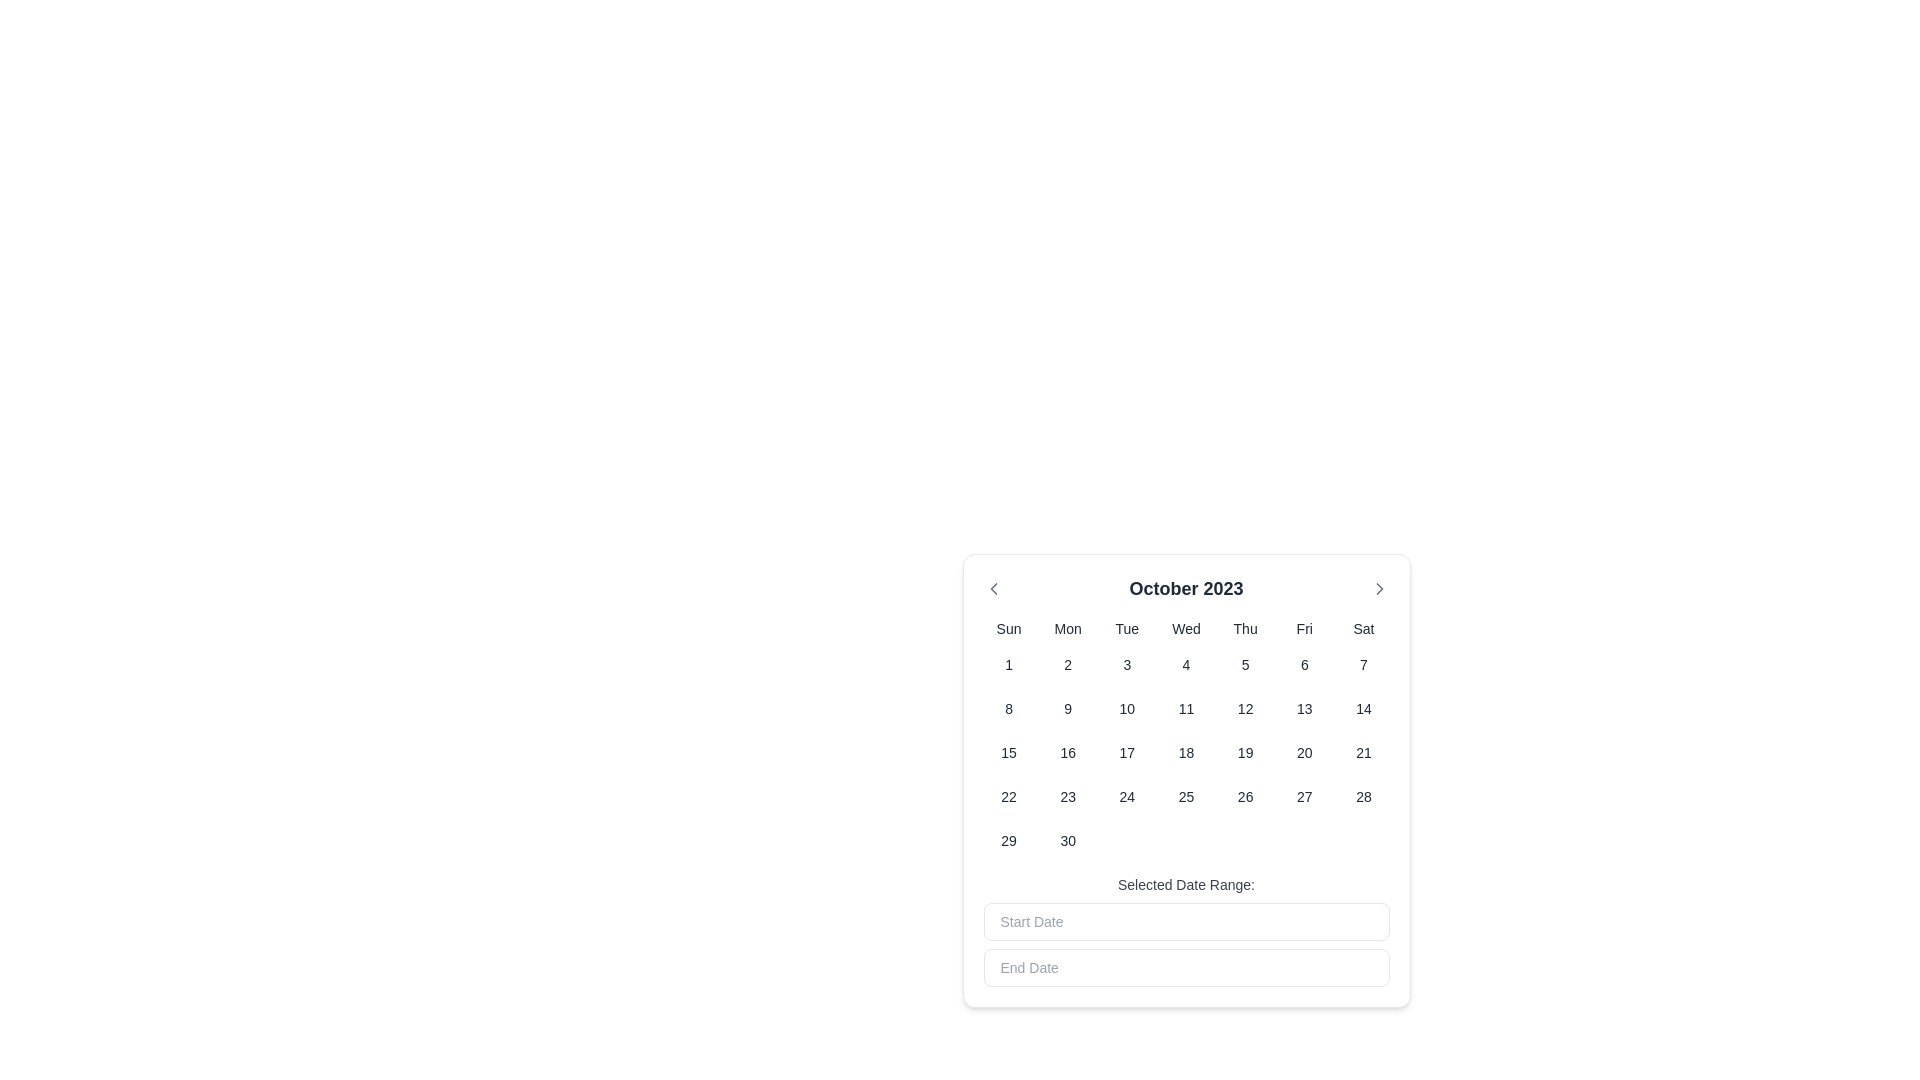  I want to click on the left-pointing chevron symbol in the top-left corner of the calendar interface, so click(993, 588).